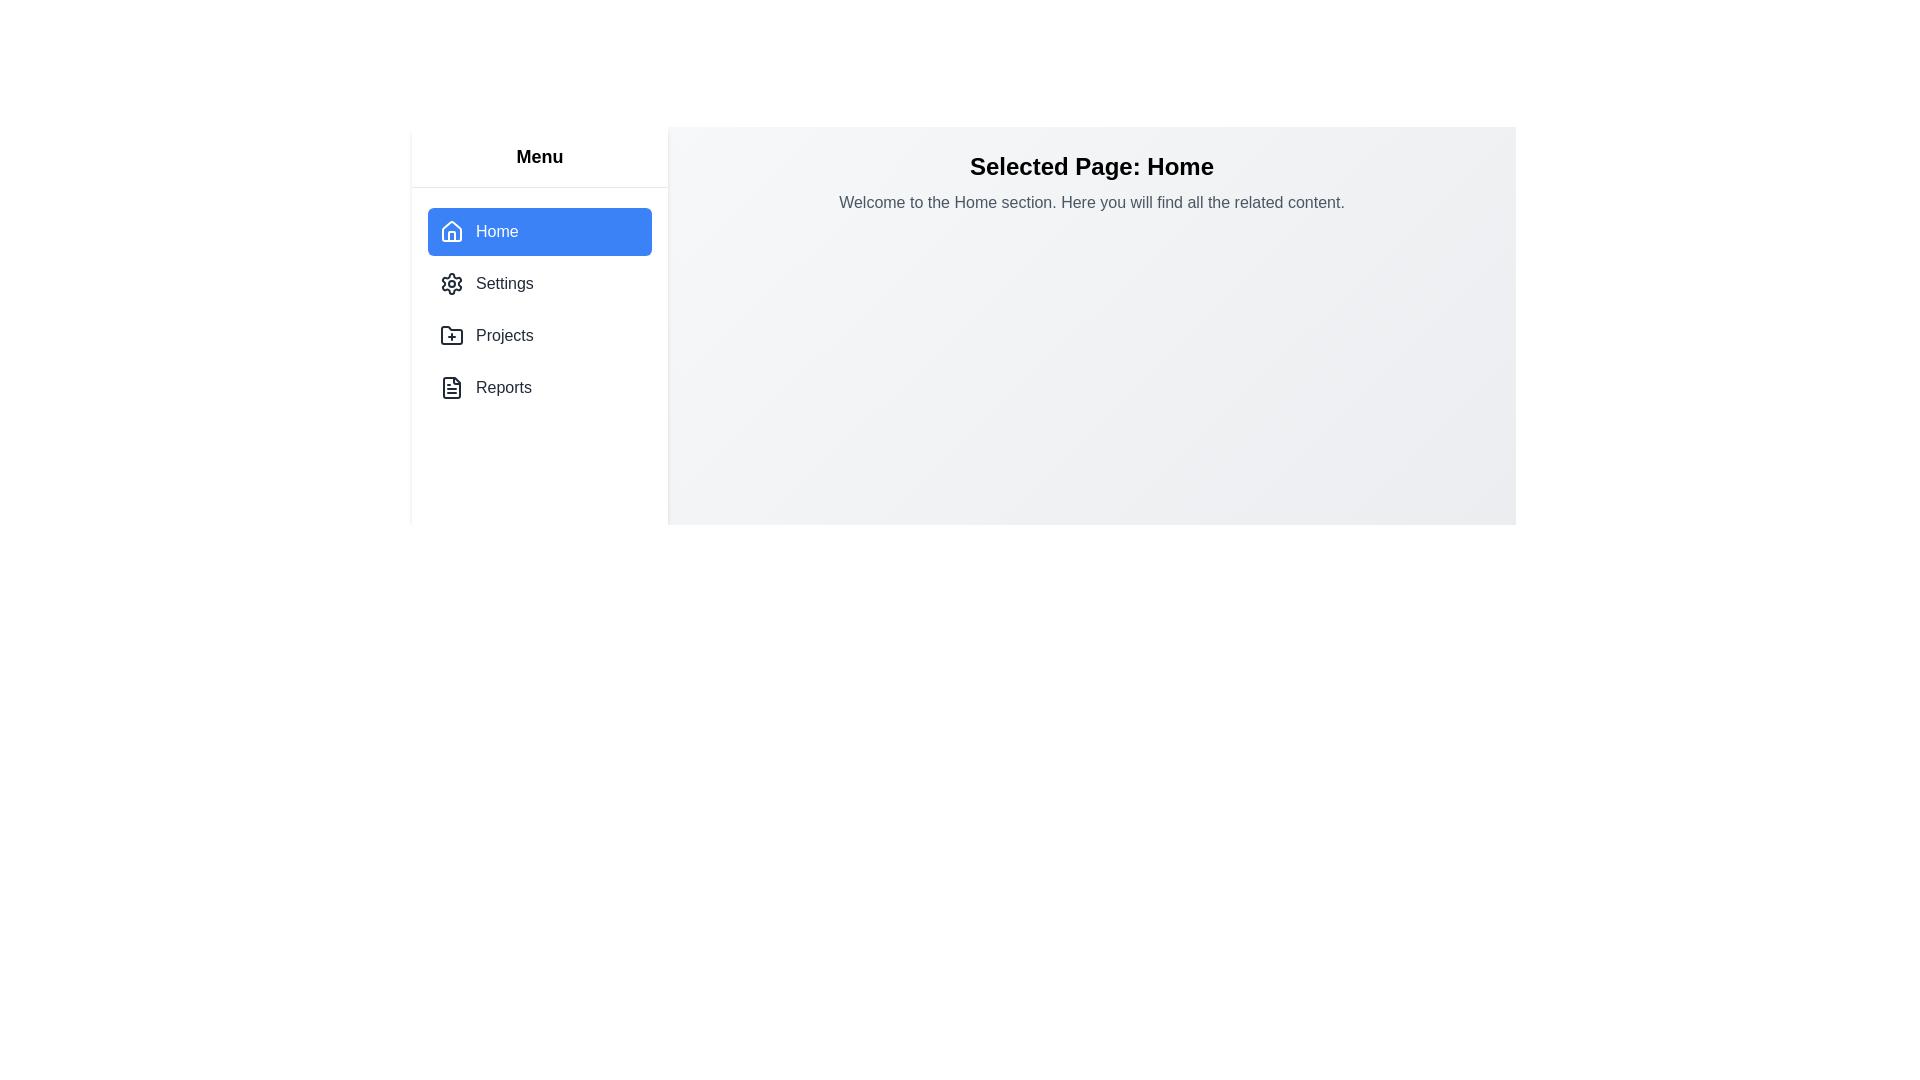 The width and height of the screenshot is (1920, 1080). Describe the element at coordinates (504, 388) in the screenshot. I see `the text label displaying 'Reports' in the vertical menu` at that location.